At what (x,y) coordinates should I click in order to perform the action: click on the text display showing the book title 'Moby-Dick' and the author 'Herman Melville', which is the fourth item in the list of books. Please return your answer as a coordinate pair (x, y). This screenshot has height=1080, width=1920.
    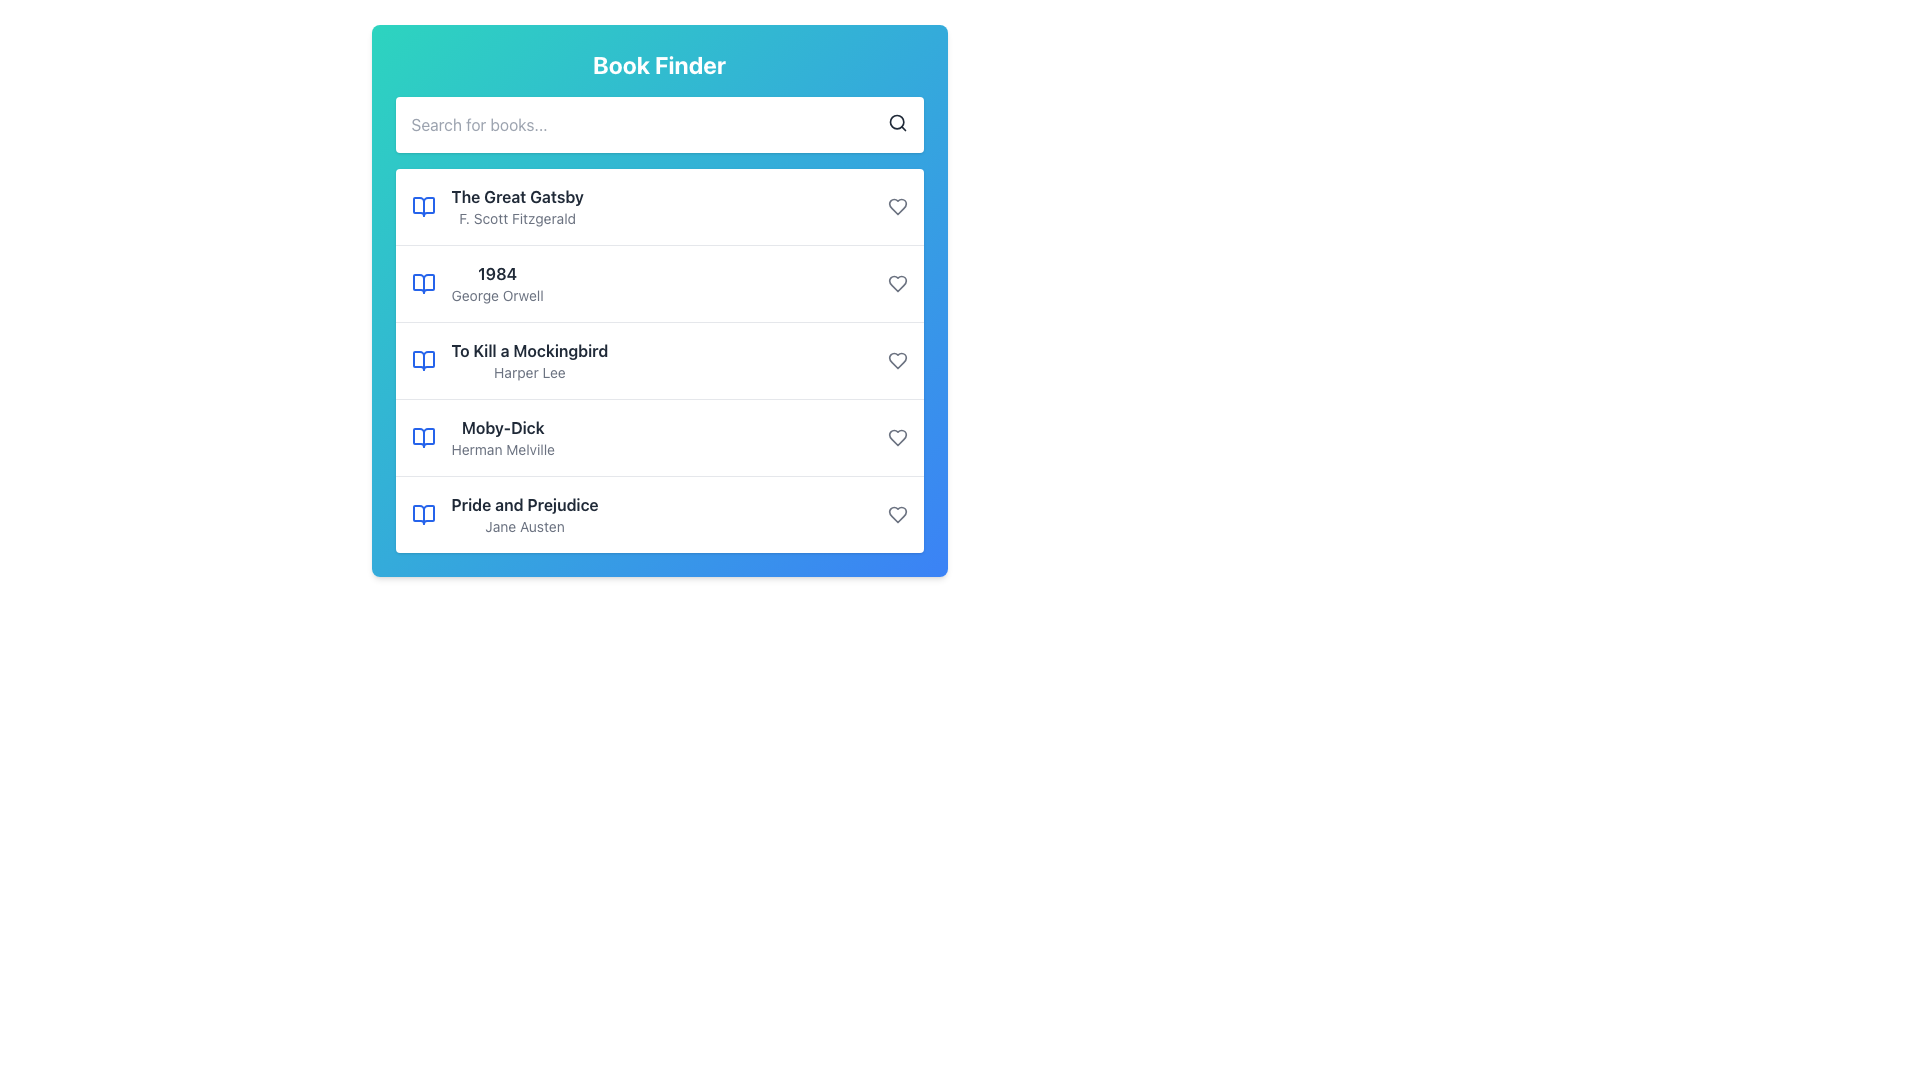
    Looking at the image, I should click on (503, 437).